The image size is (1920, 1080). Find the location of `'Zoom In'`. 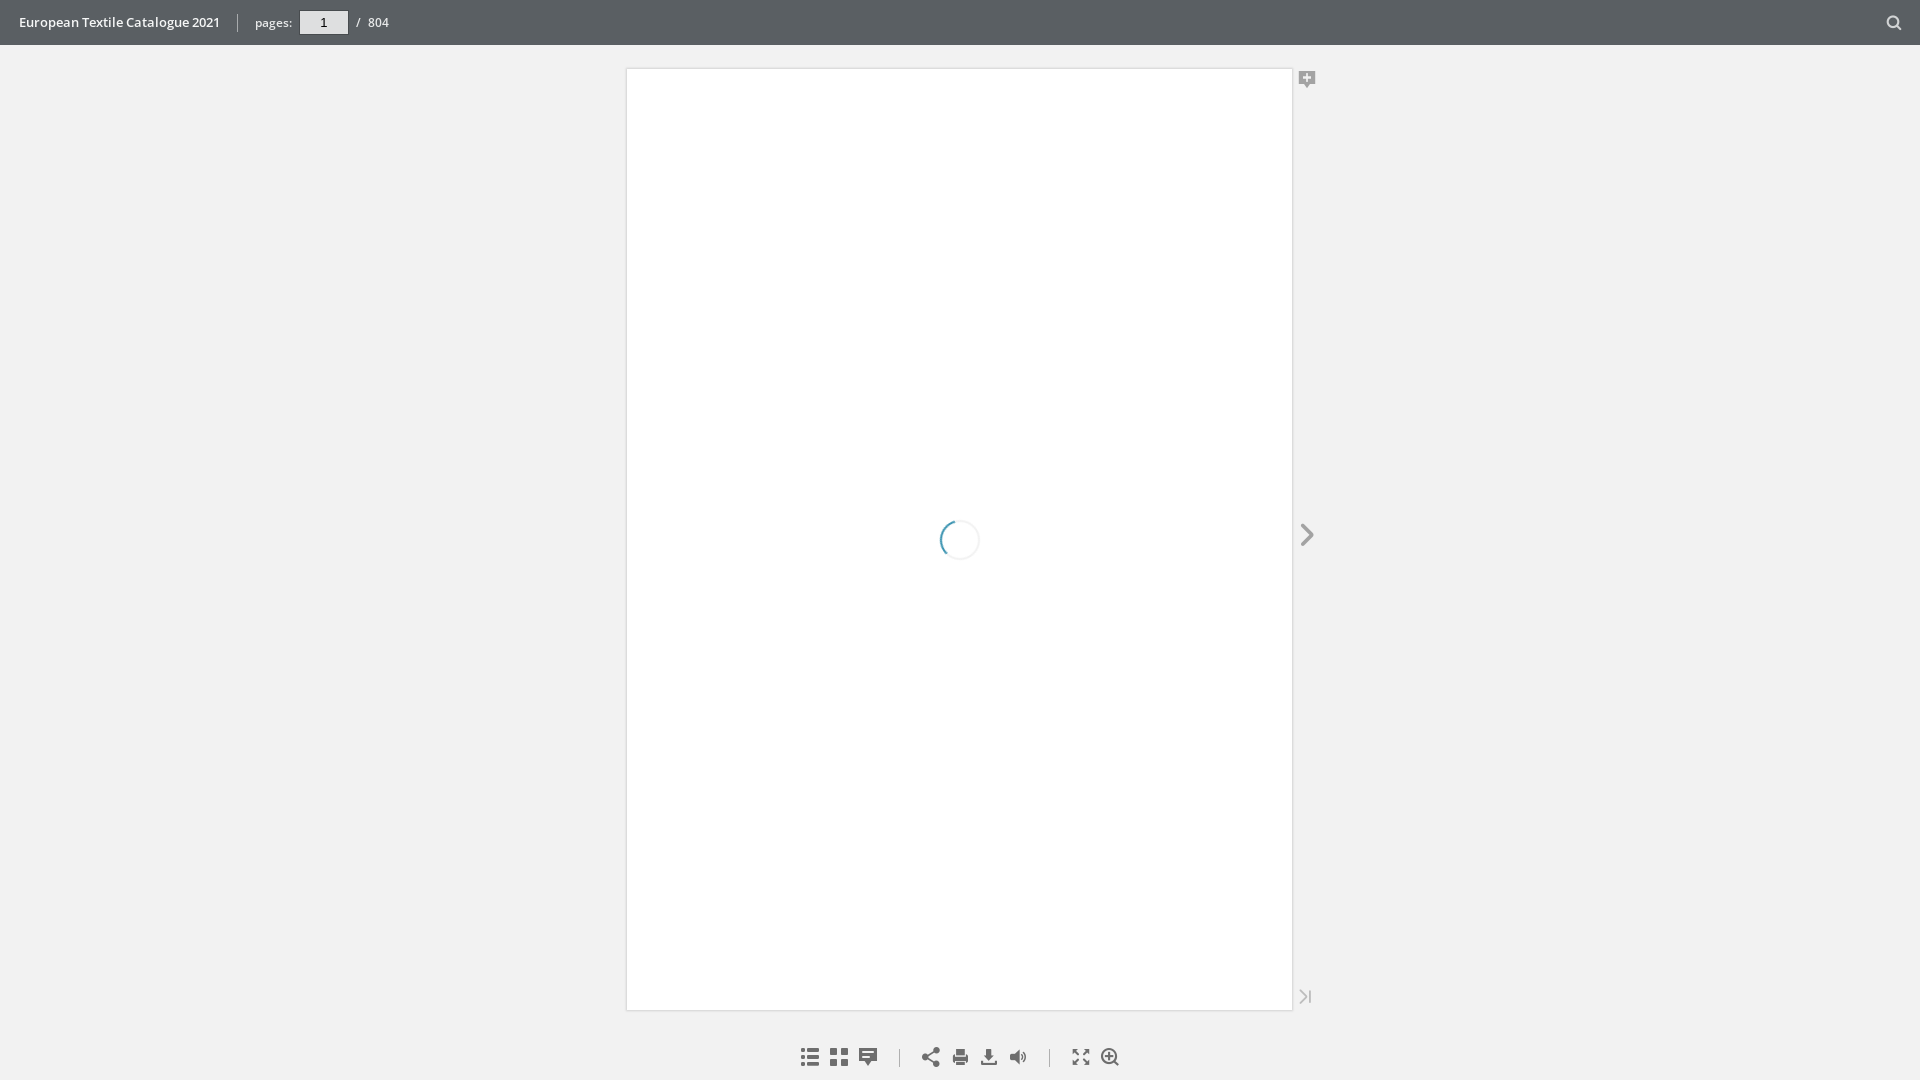

'Zoom In' is located at coordinates (1109, 1056).